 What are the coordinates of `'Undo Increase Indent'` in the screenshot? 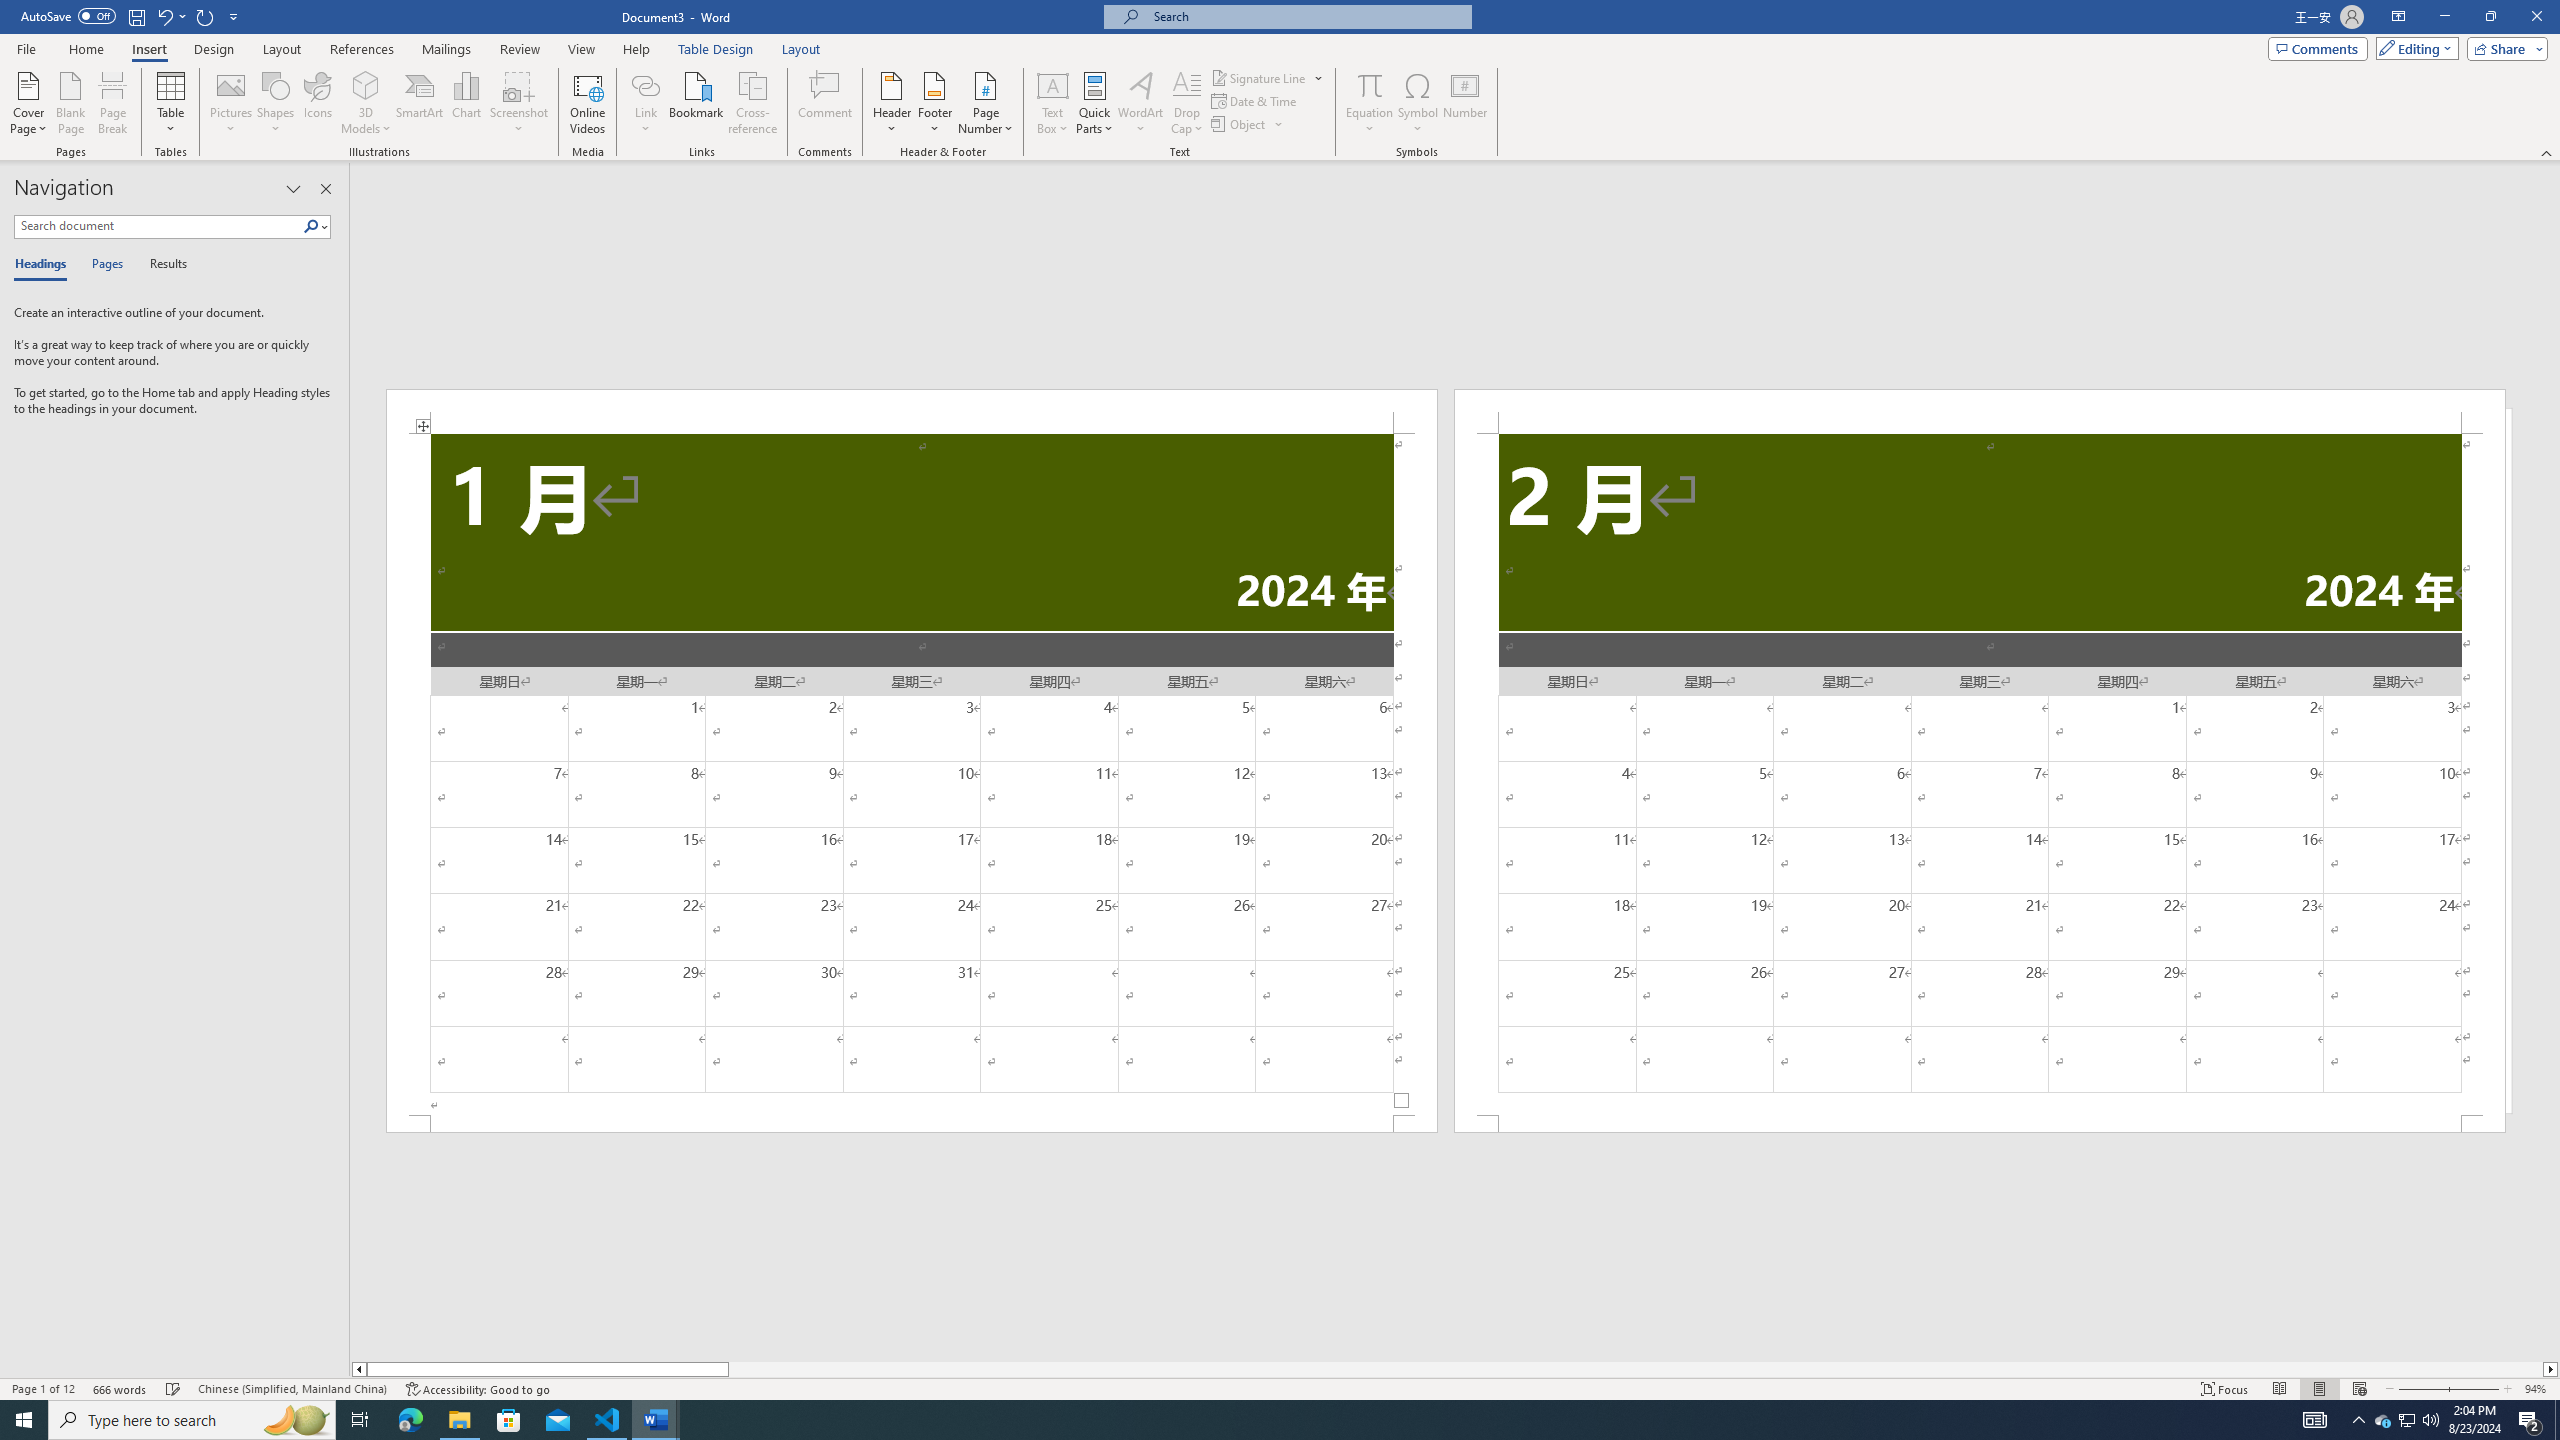 It's located at (163, 15).